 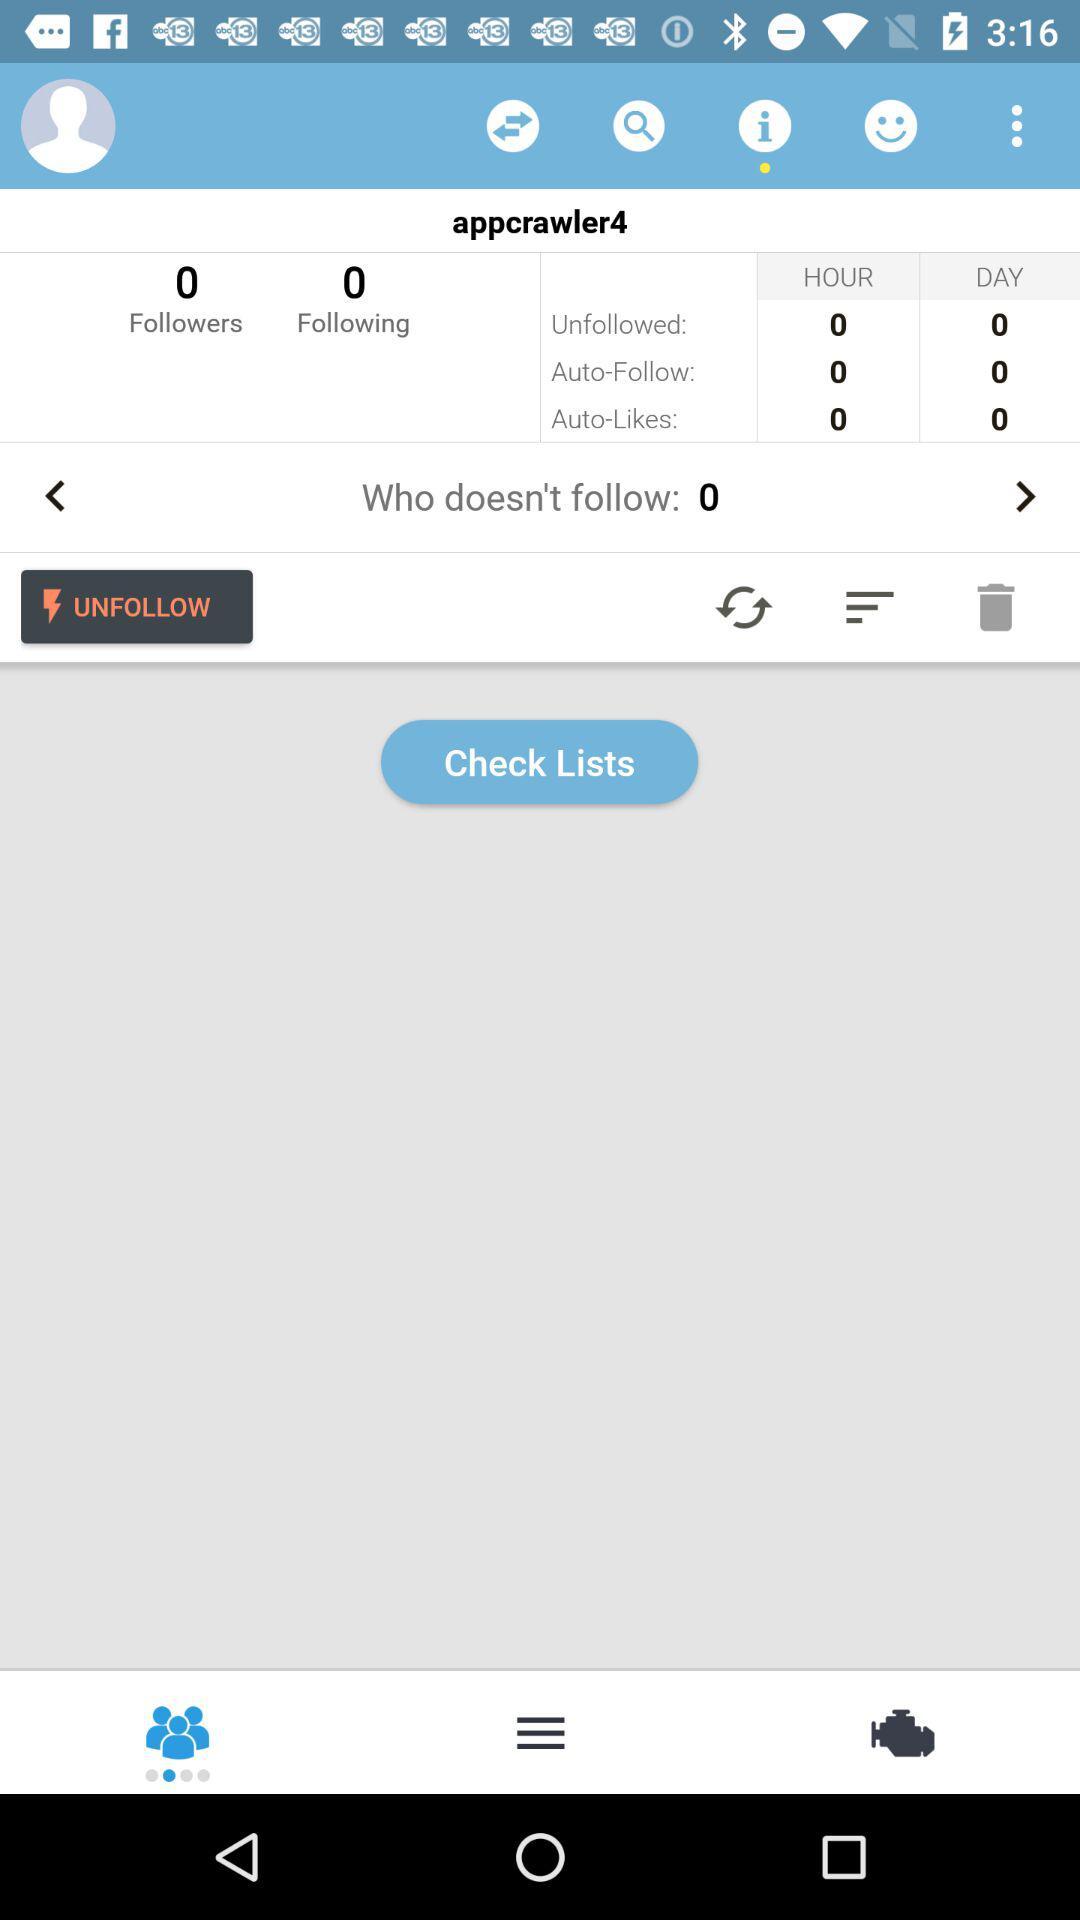 I want to click on search the app, so click(x=639, y=124).